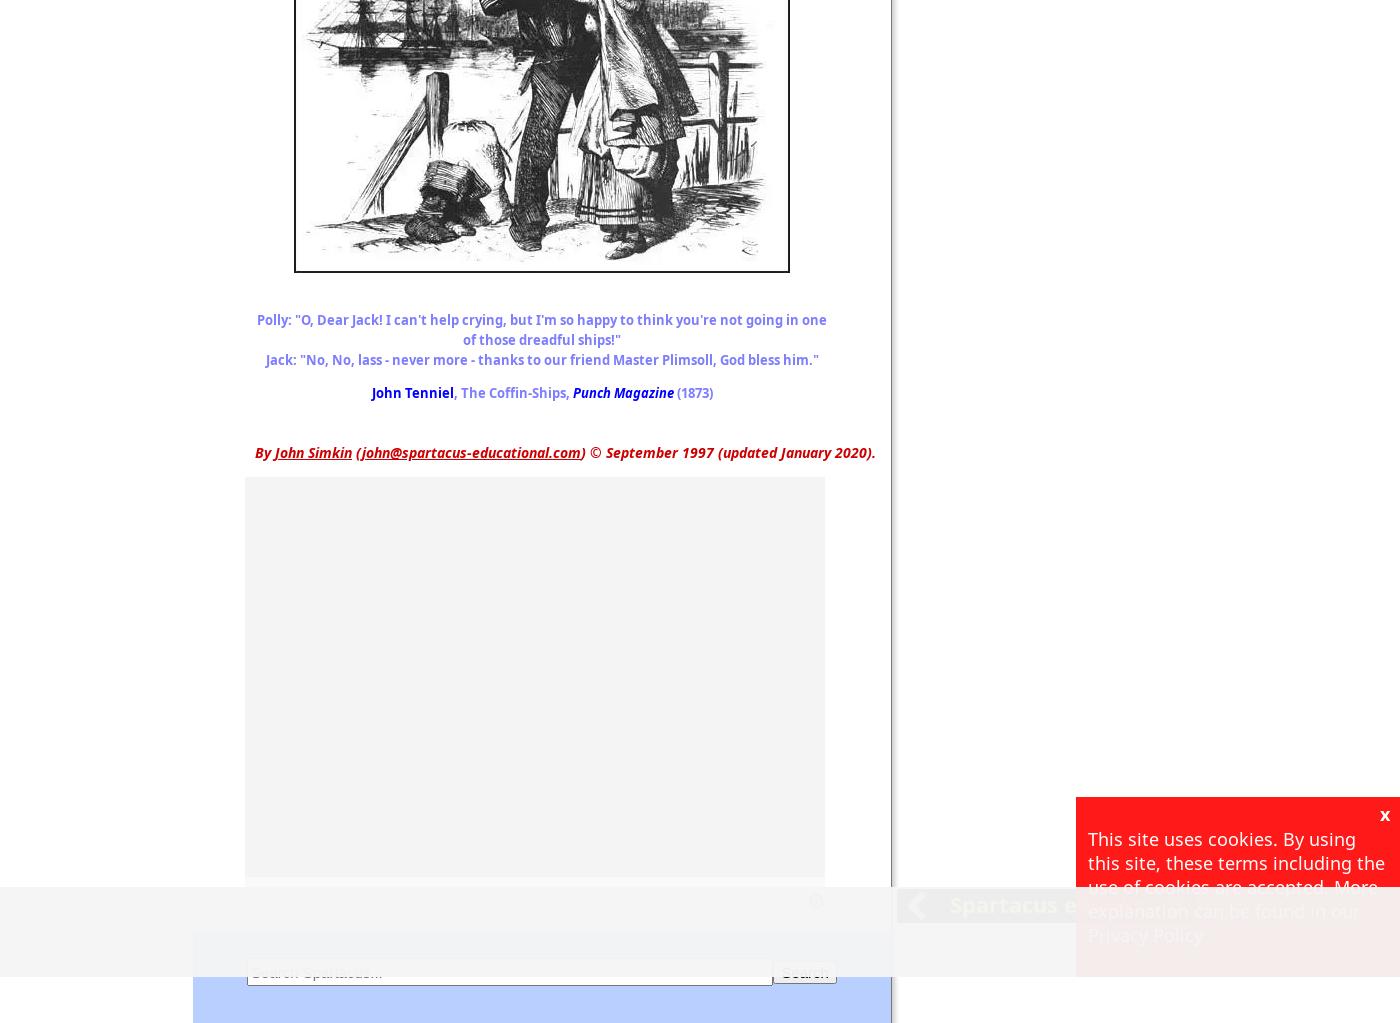 The image size is (1400, 1023). What do you see at coordinates (692, 392) in the screenshot?
I see `'(1873)'` at bounding box center [692, 392].